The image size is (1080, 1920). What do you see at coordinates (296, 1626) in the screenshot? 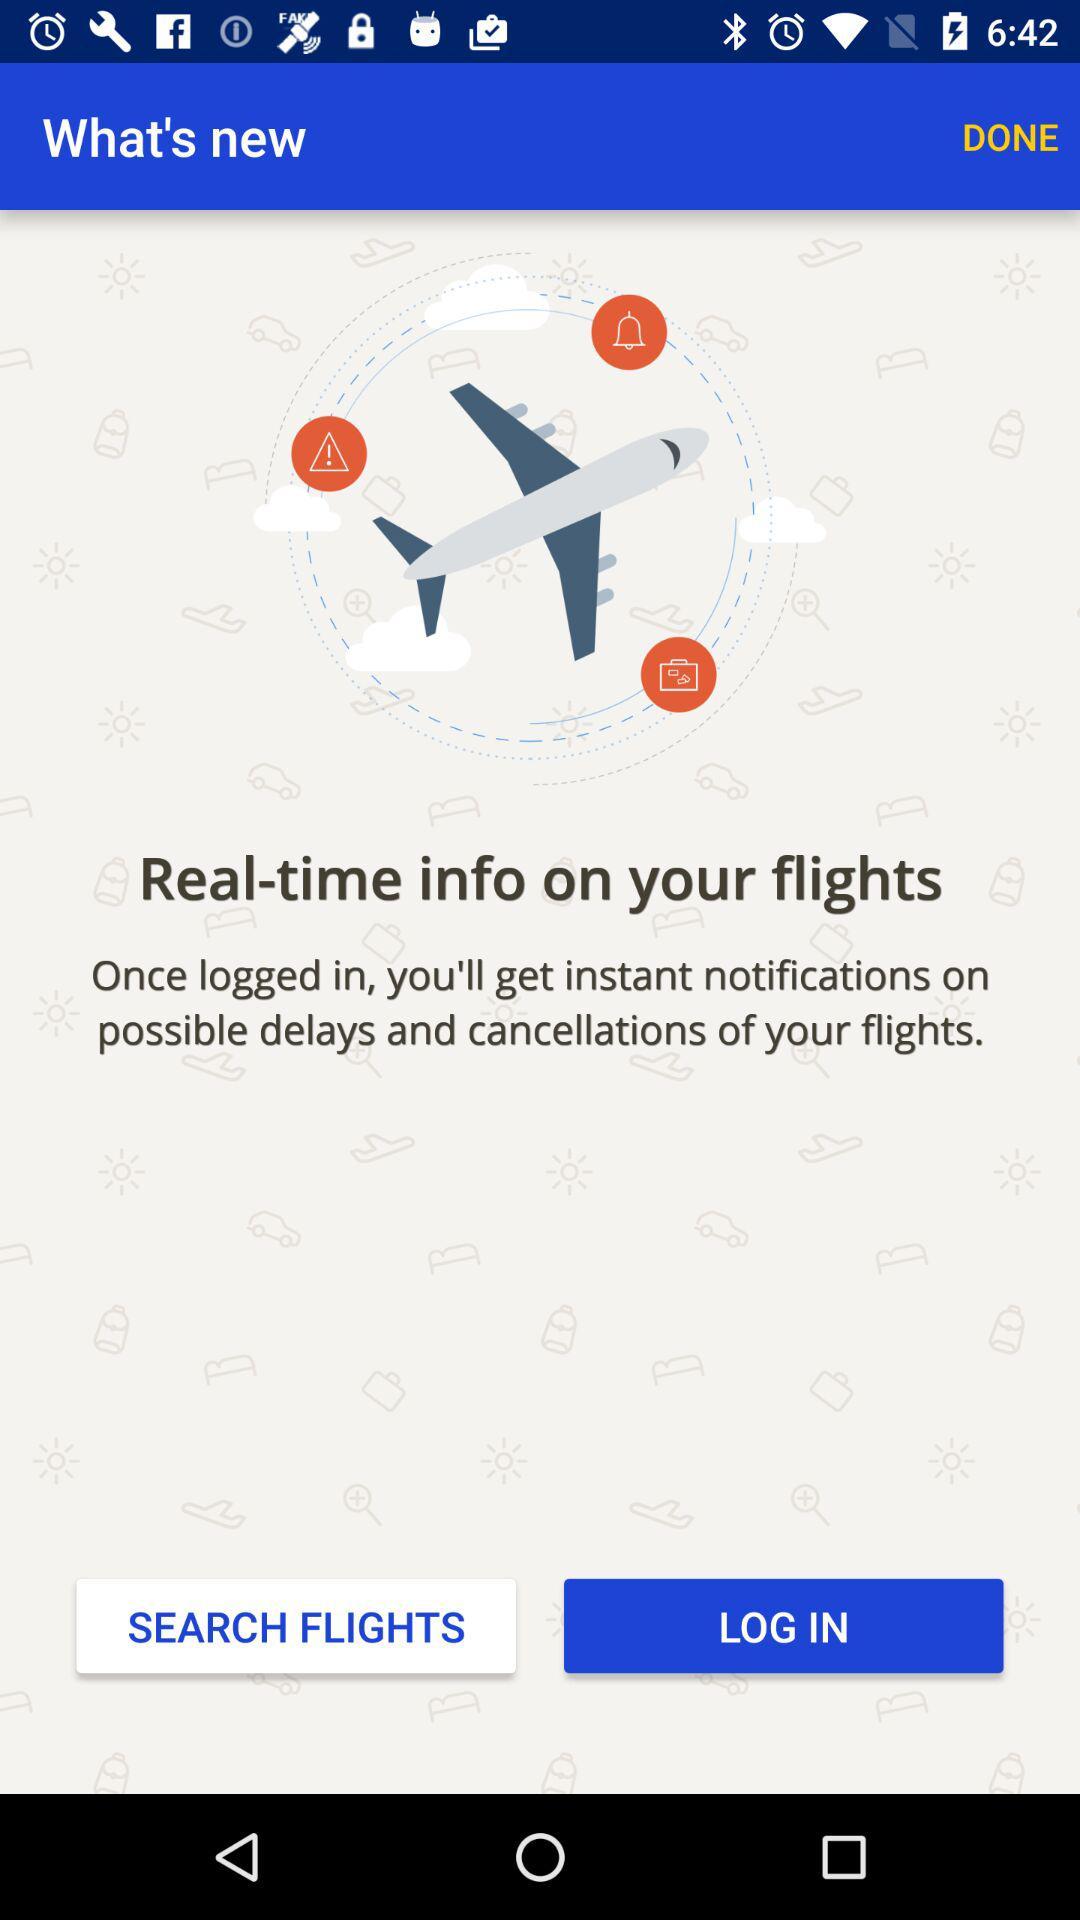
I see `search flights item` at bounding box center [296, 1626].